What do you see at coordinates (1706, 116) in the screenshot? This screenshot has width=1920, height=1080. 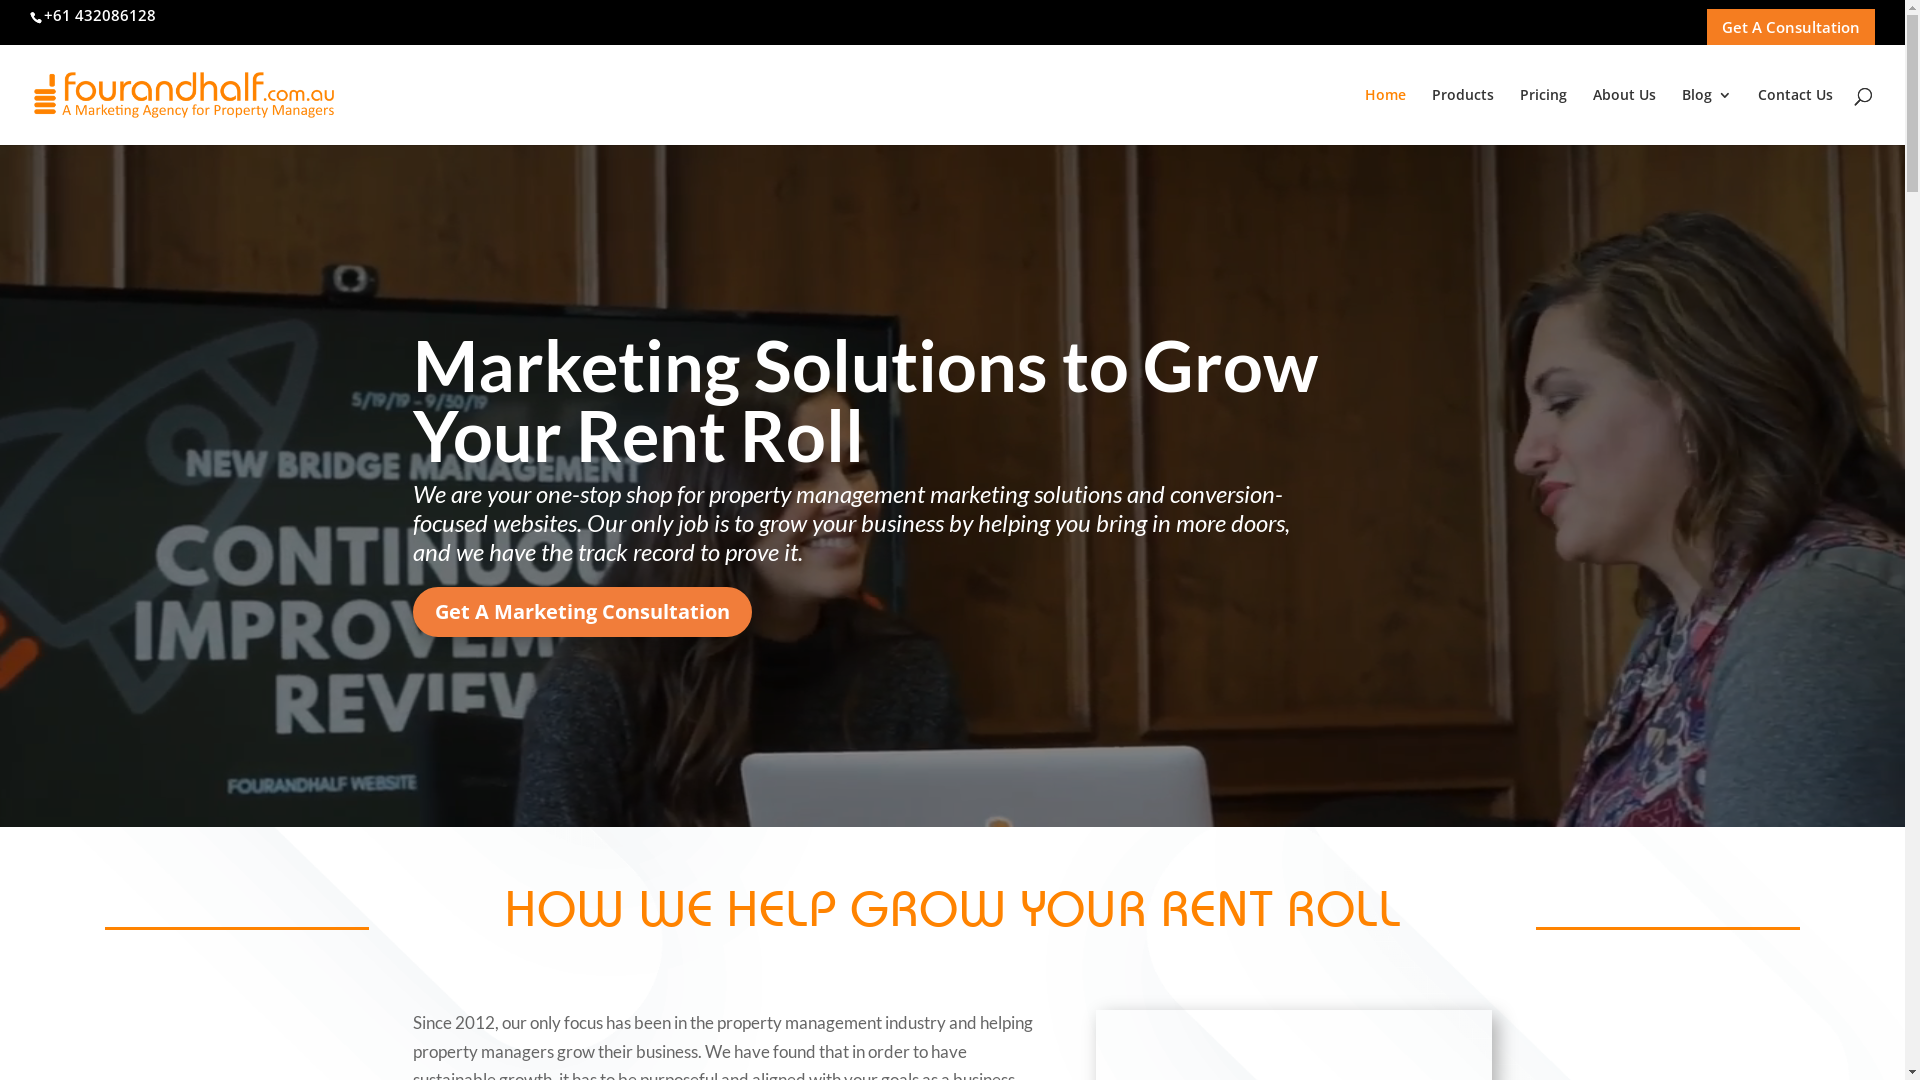 I see `'Blog'` at bounding box center [1706, 116].